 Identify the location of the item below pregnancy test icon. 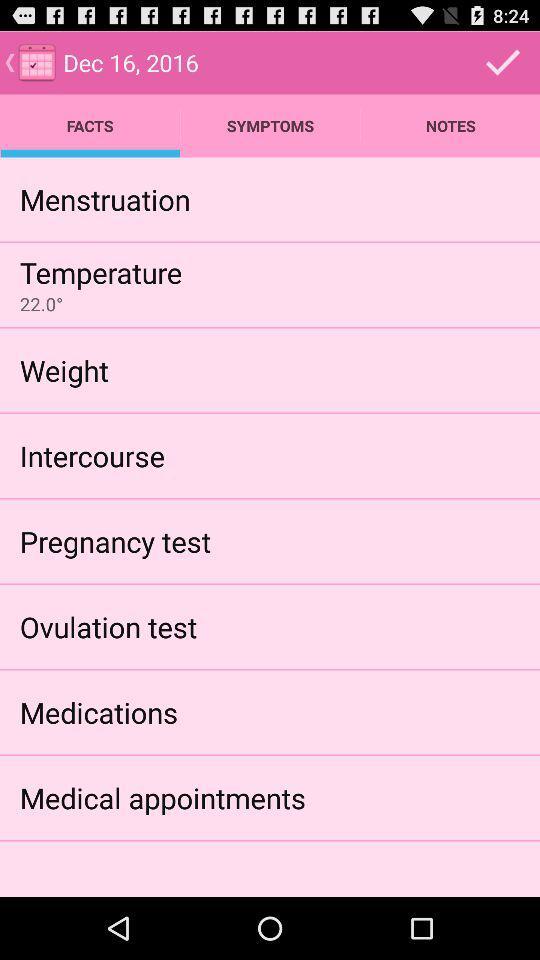
(108, 625).